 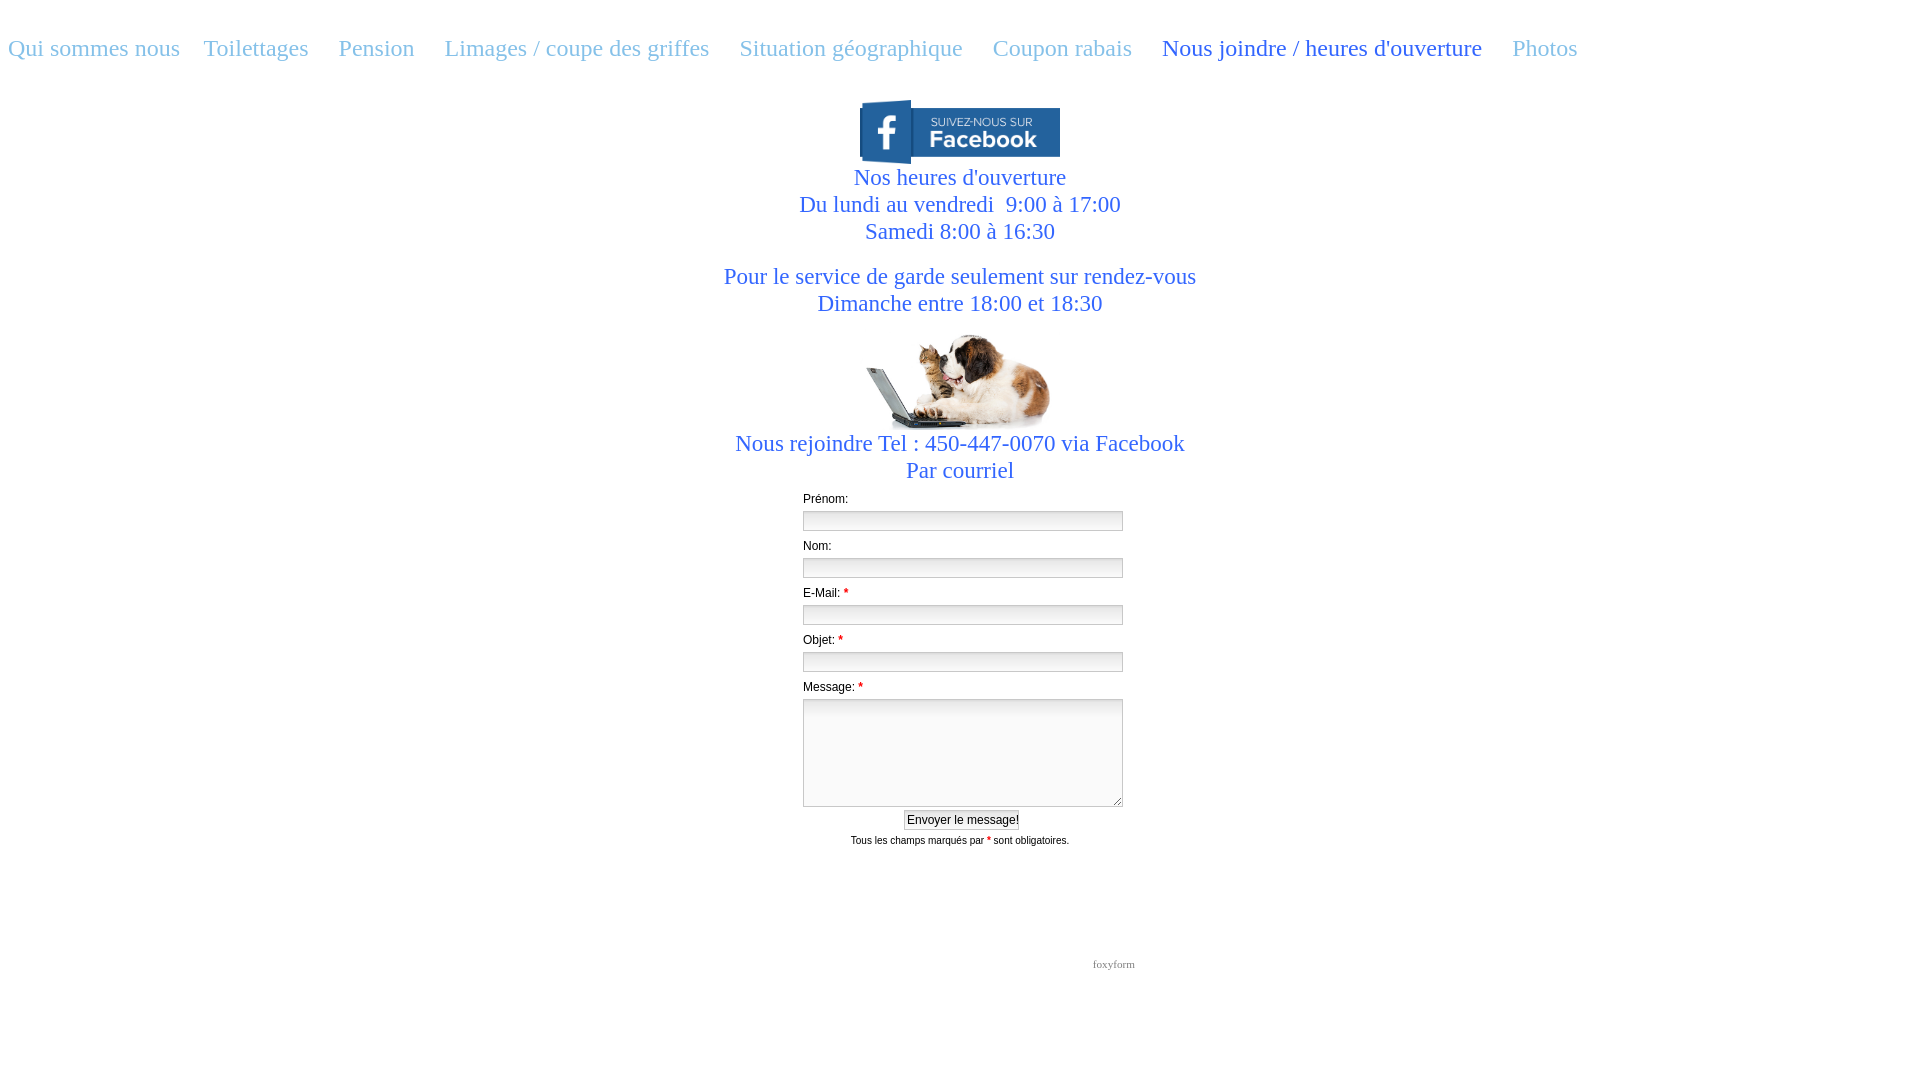 I want to click on 'Pension', so click(x=374, y=46).